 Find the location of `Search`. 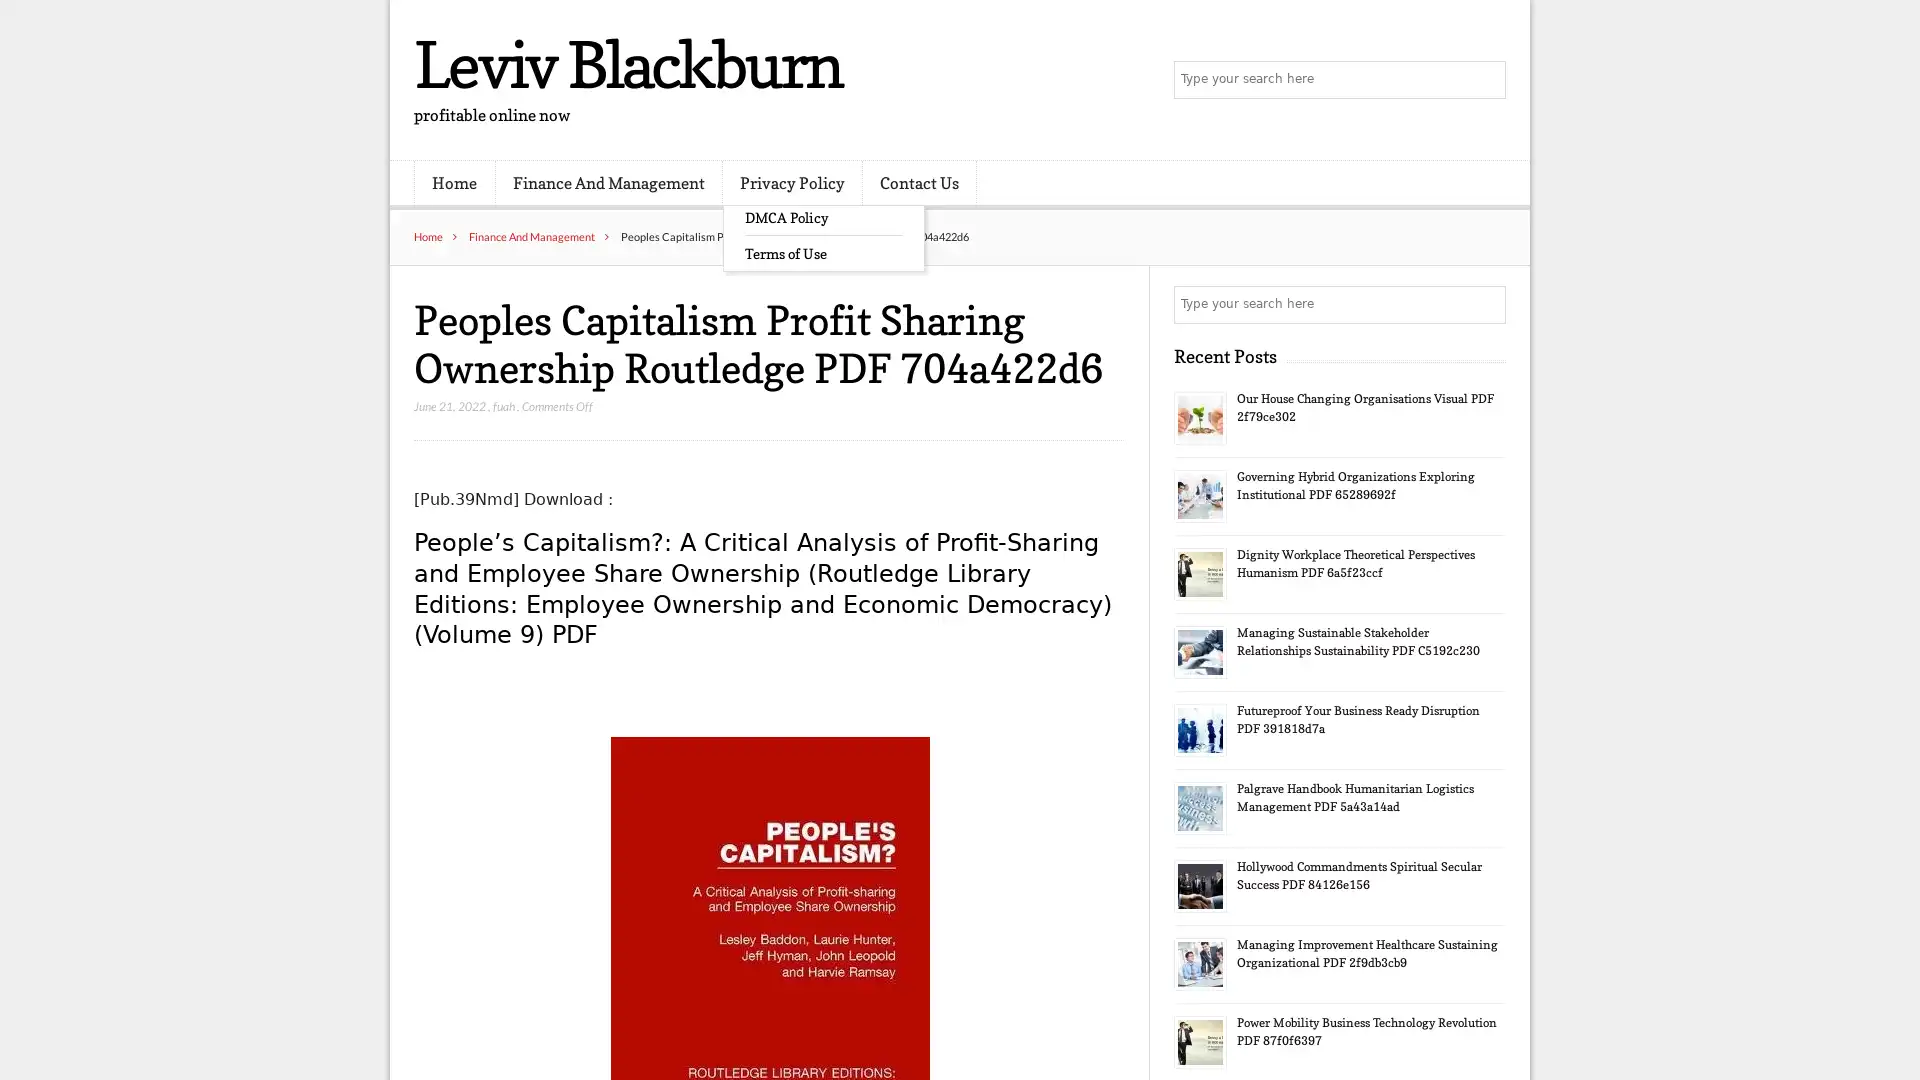

Search is located at coordinates (1485, 304).